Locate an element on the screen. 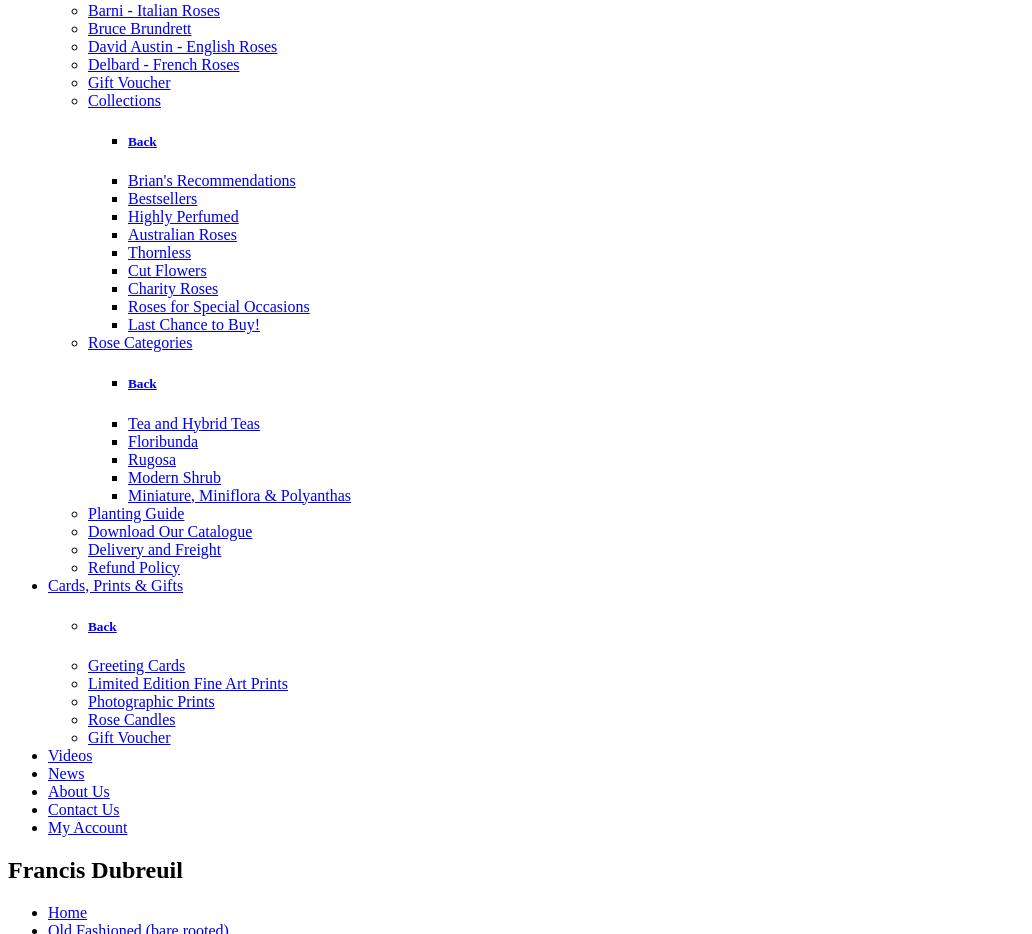 The width and height of the screenshot is (1032, 934). 'Rose Candles' is located at coordinates (88, 718).